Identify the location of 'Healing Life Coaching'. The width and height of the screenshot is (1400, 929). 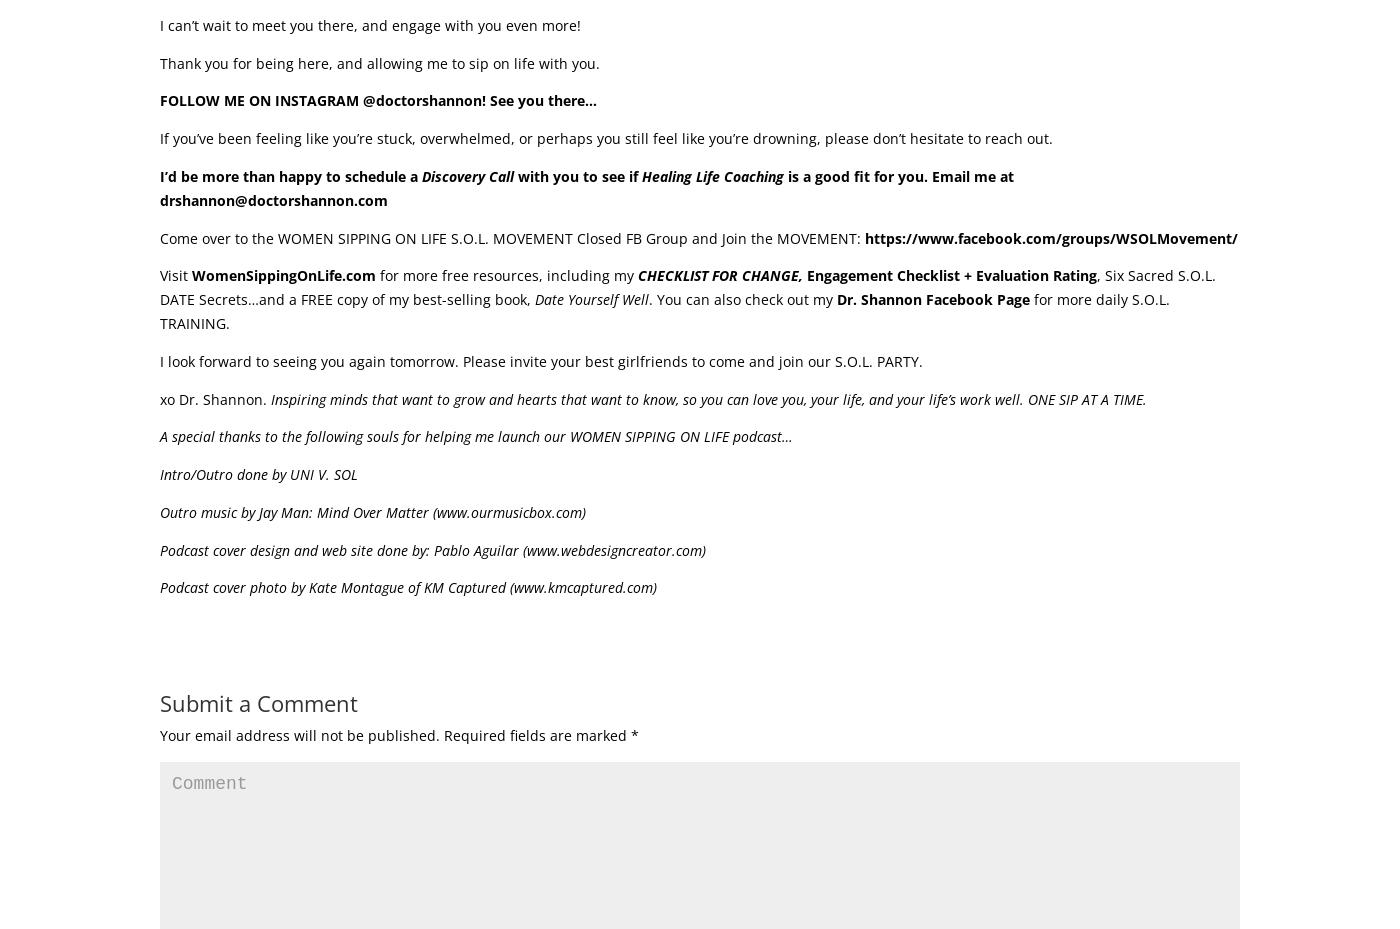
(712, 175).